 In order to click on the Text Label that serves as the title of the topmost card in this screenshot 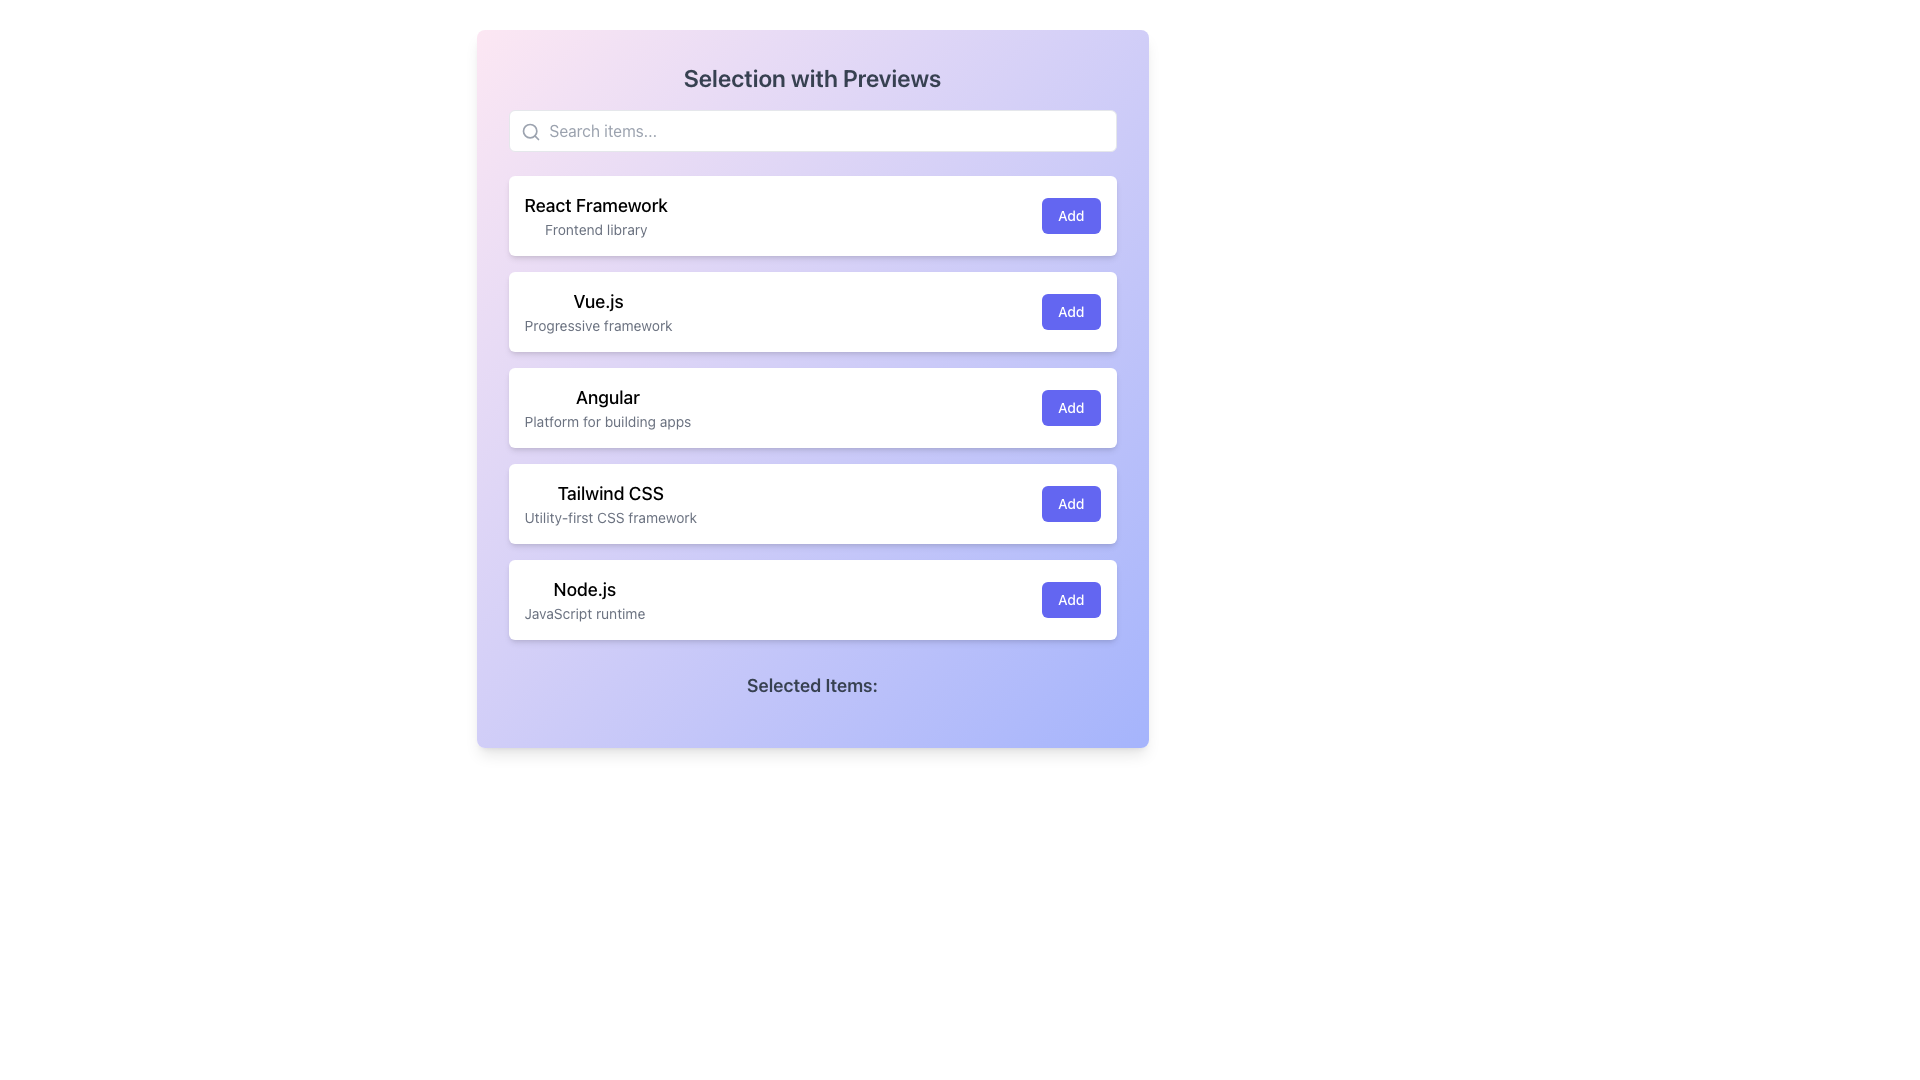, I will do `click(594, 205)`.